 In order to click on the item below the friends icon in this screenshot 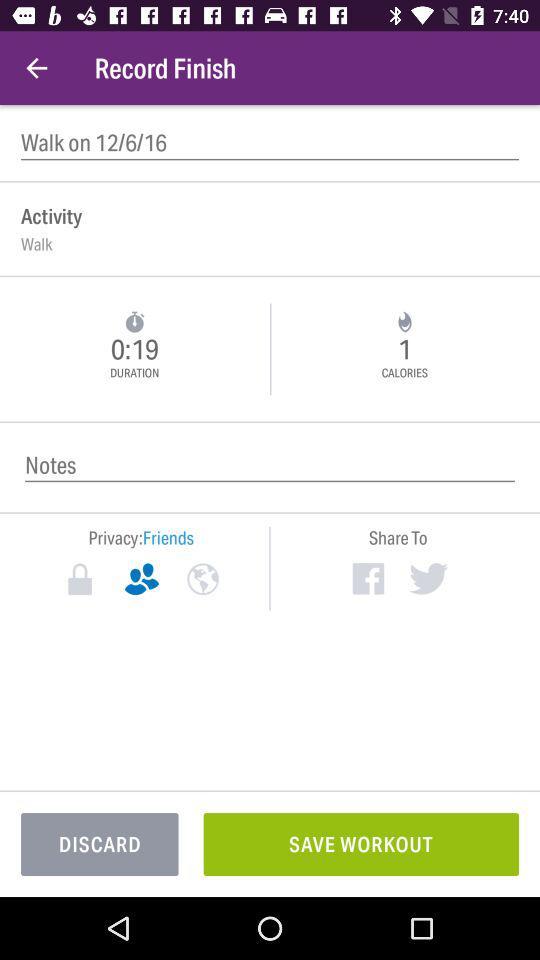, I will do `click(202, 579)`.